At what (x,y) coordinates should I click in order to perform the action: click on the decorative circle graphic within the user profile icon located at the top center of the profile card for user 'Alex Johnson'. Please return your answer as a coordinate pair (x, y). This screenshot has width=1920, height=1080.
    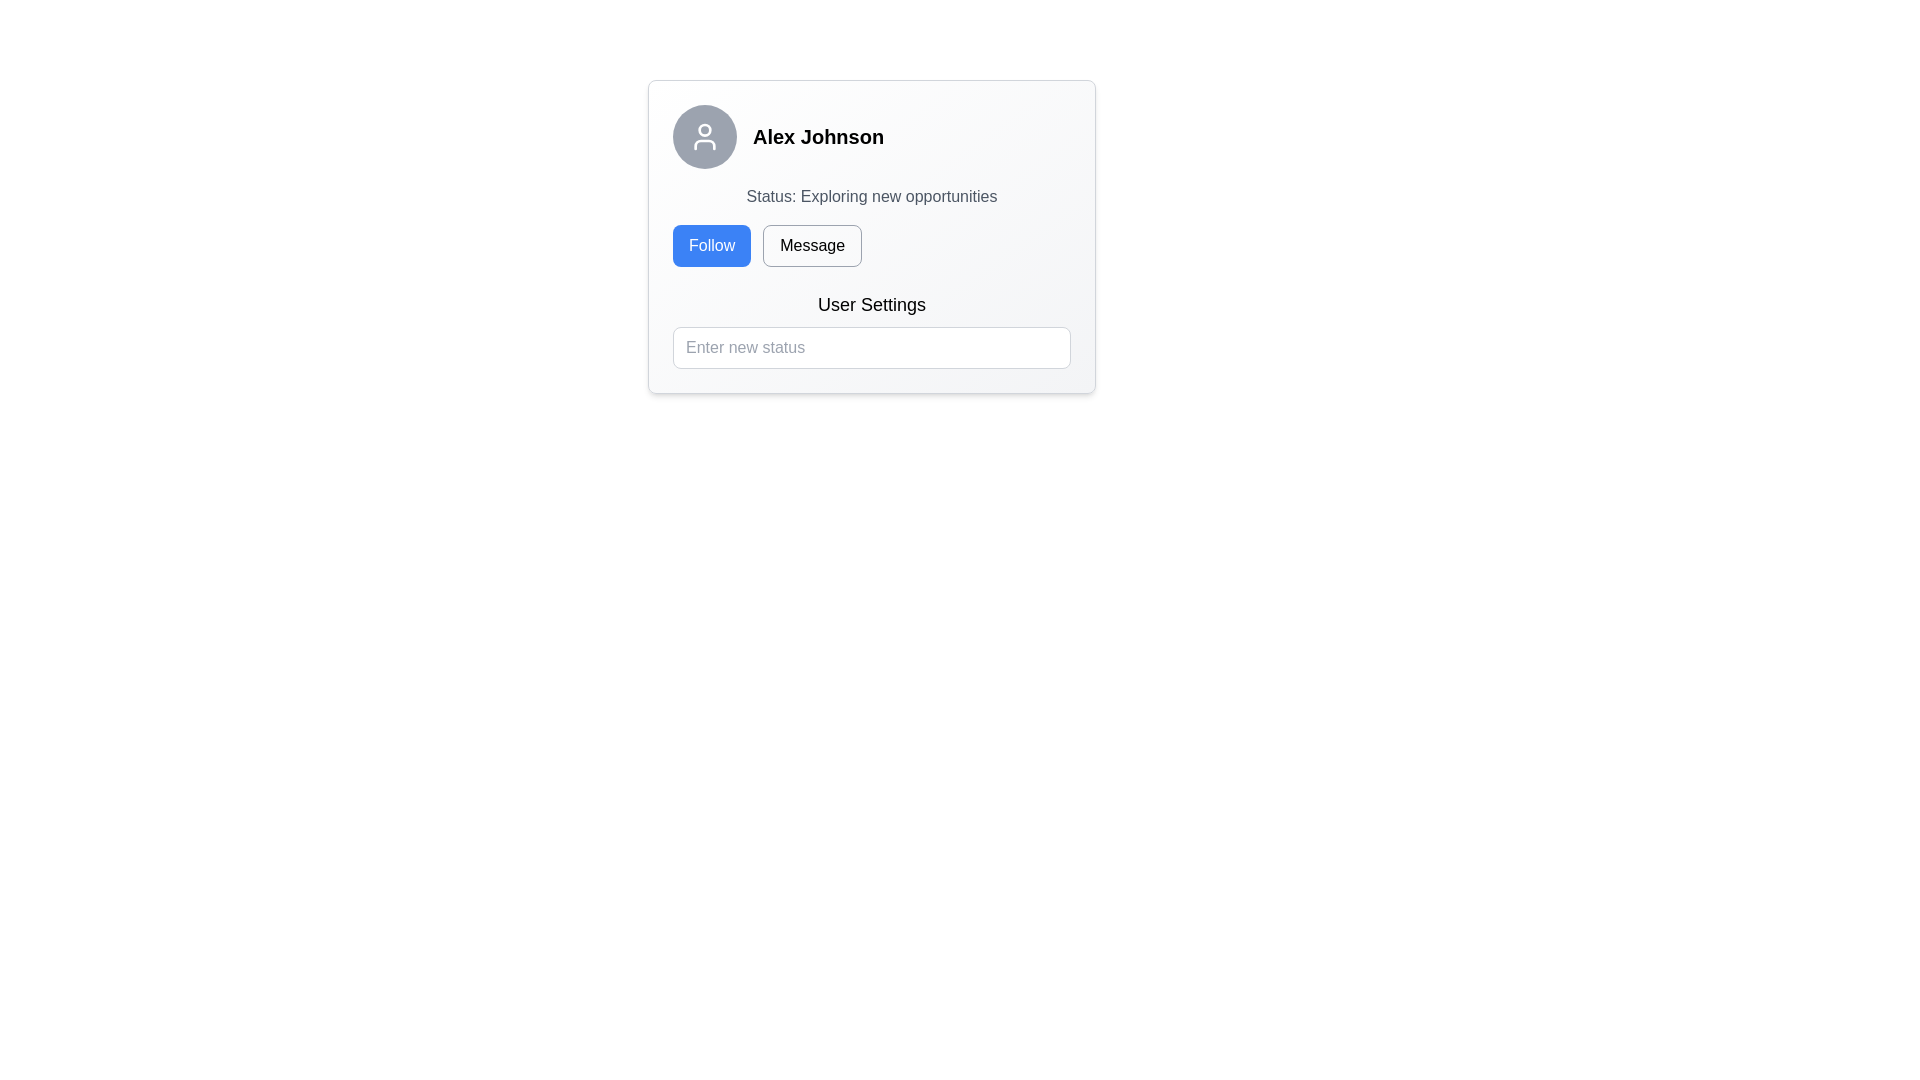
    Looking at the image, I should click on (705, 130).